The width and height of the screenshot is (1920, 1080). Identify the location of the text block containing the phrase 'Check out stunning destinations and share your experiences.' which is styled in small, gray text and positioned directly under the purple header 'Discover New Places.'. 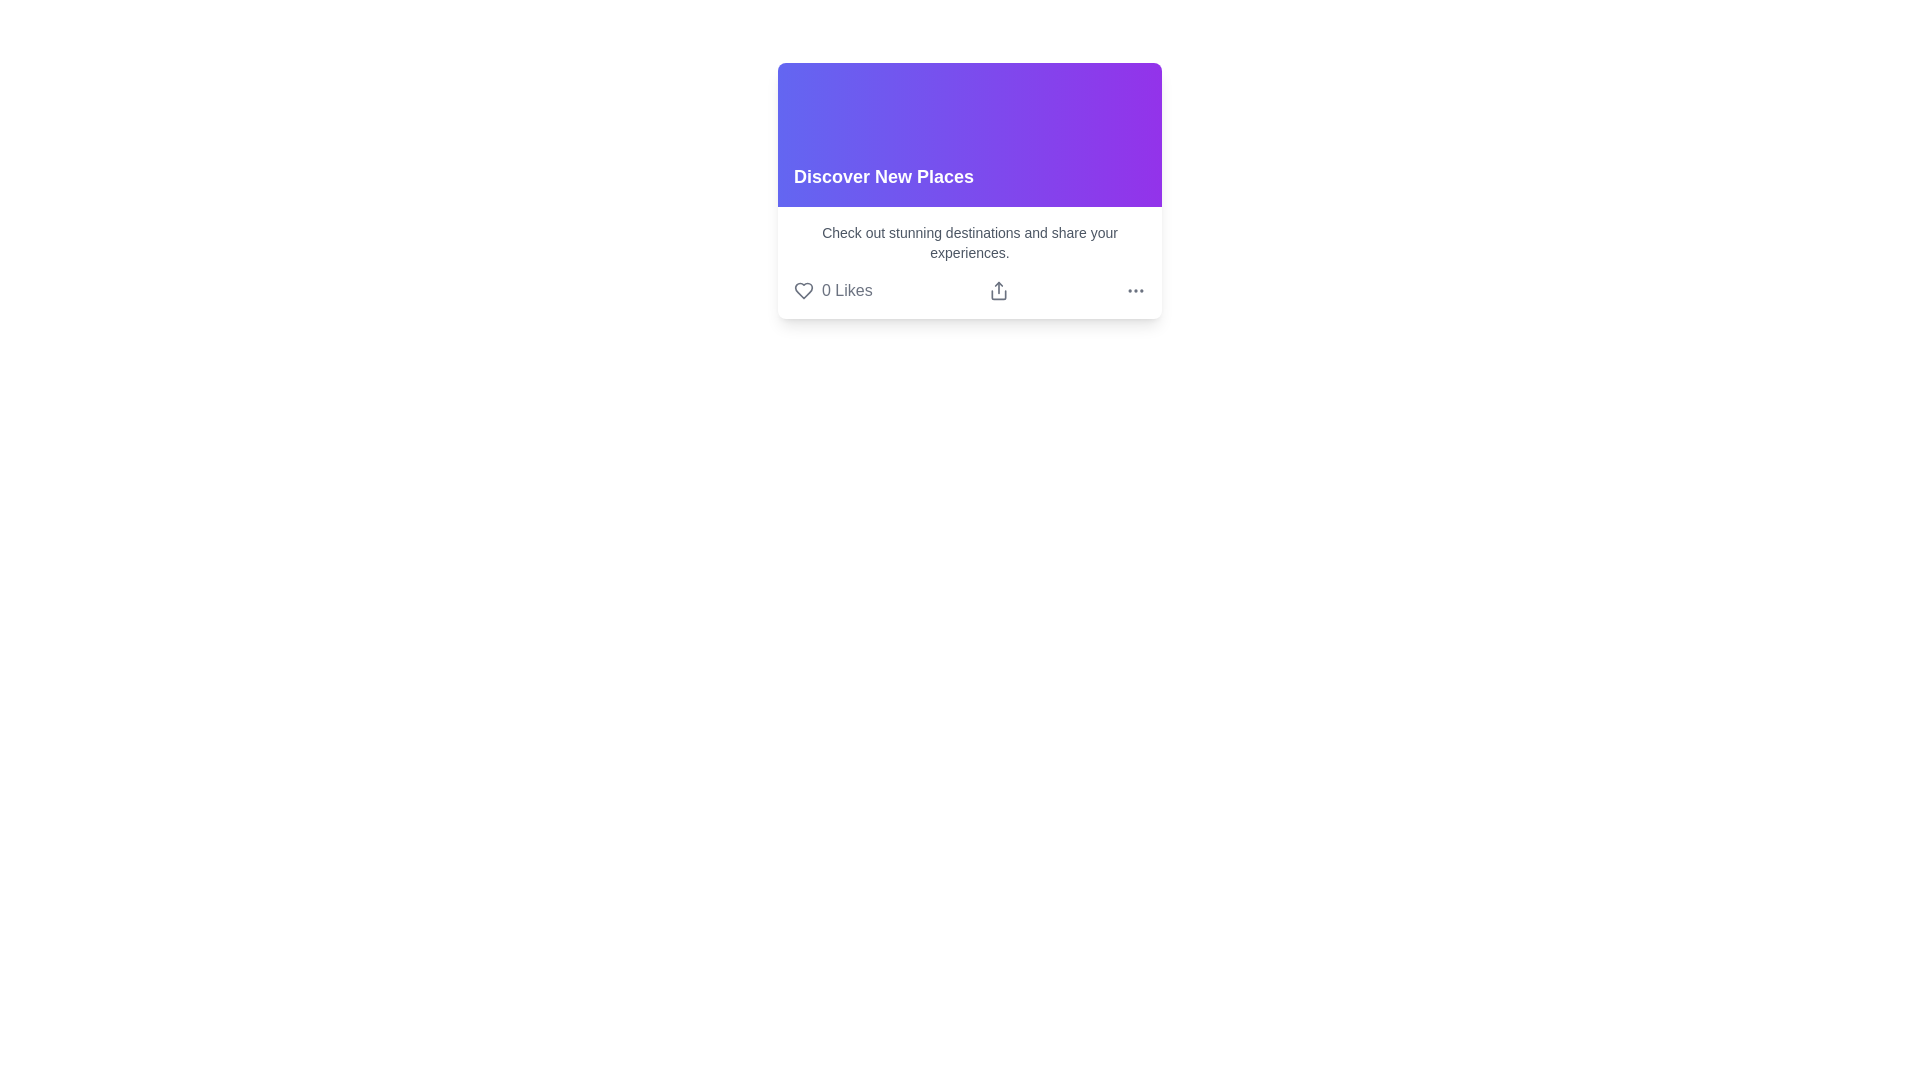
(969, 242).